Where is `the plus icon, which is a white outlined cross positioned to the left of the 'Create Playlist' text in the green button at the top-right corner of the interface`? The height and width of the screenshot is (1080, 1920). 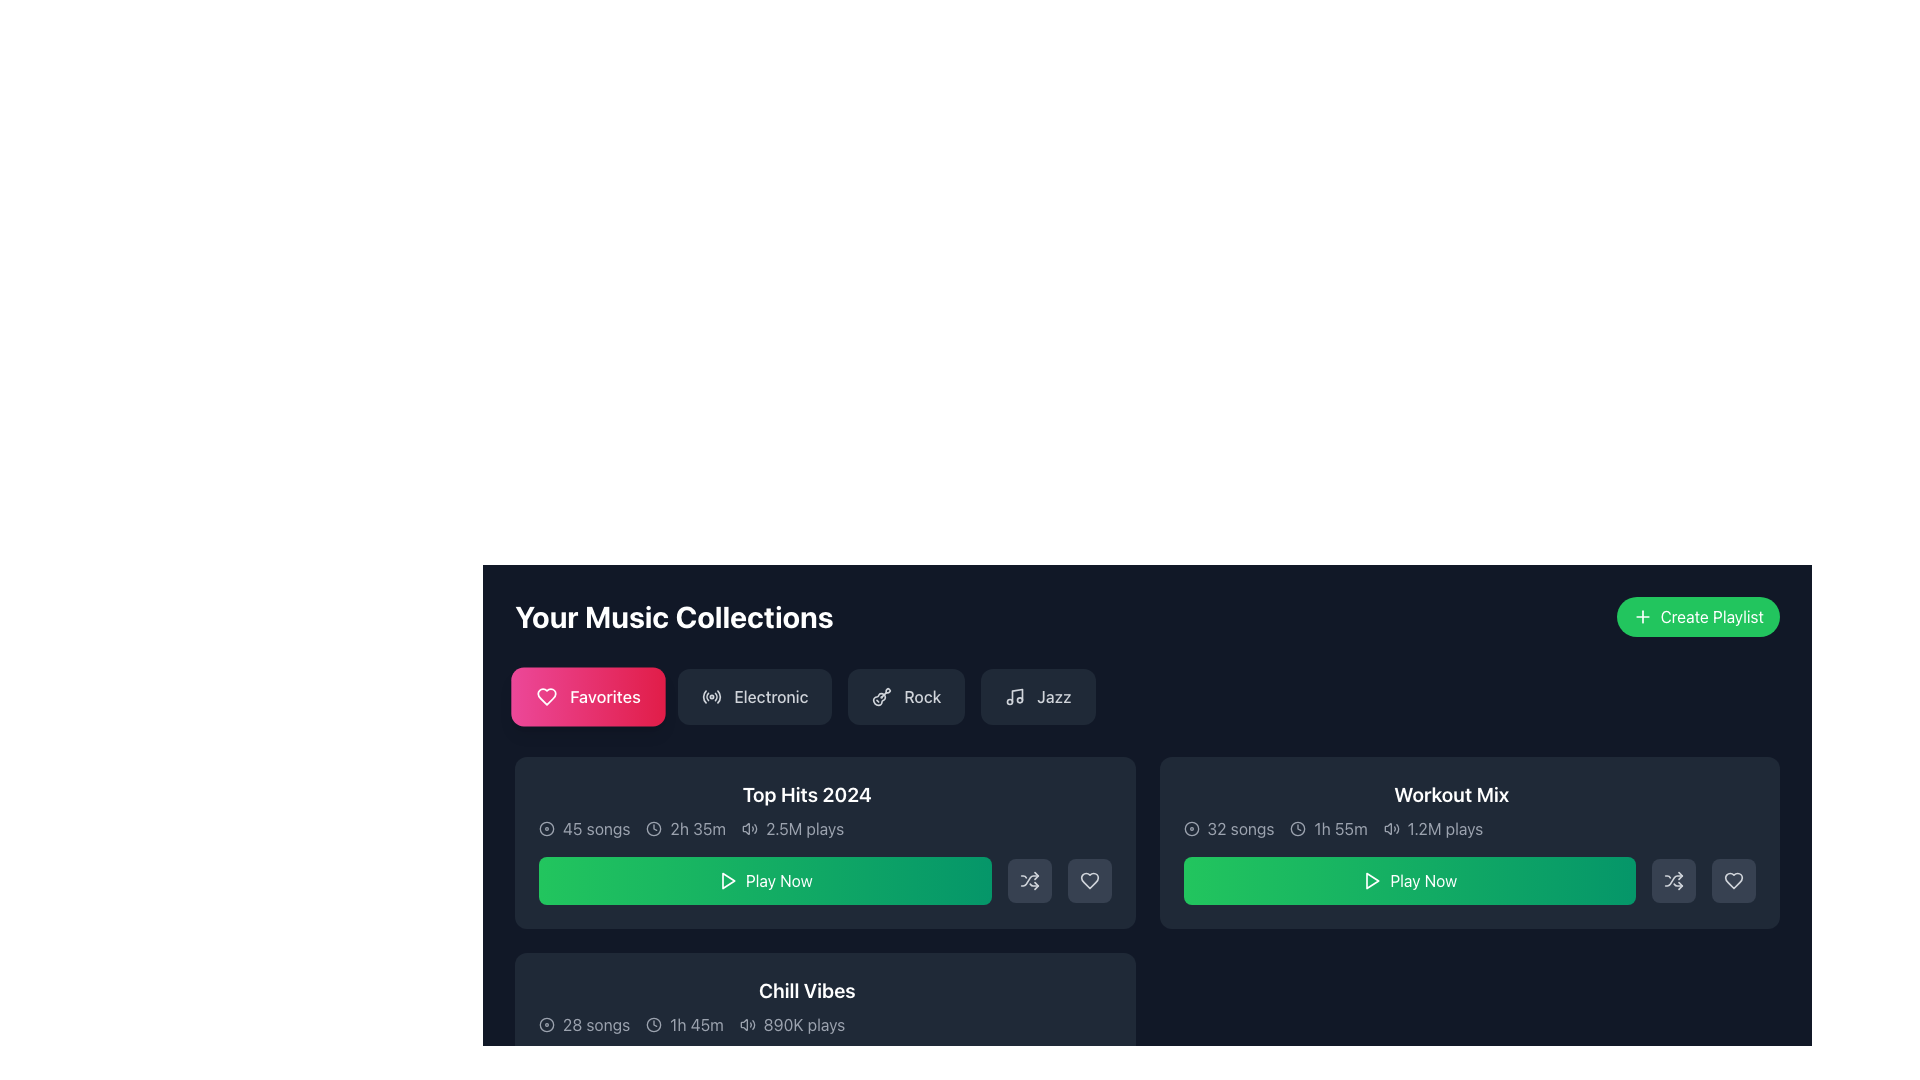 the plus icon, which is a white outlined cross positioned to the left of the 'Create Playlist' text in the green button at the top-right corner of the interface is located at coordinates (1642, 616).